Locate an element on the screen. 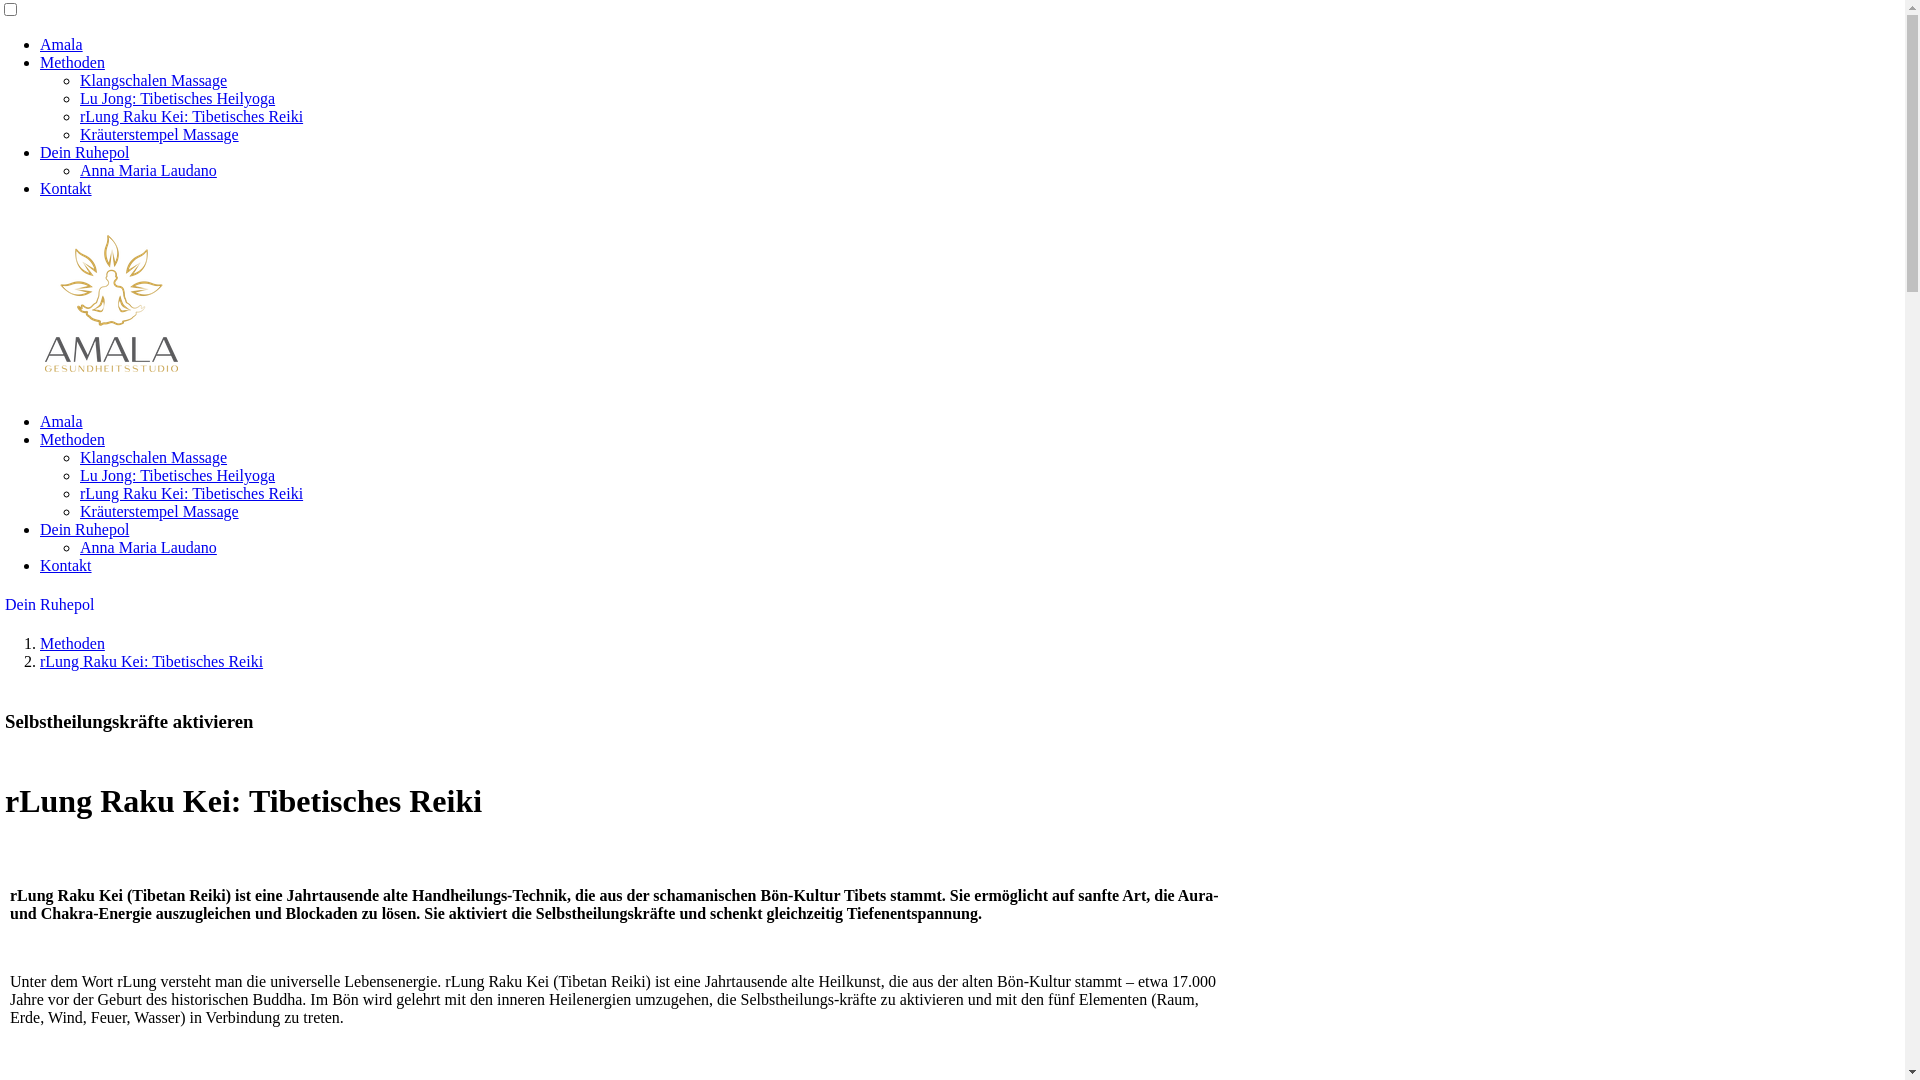 The height and width of the screenshot is (1080, 1920). 'Anna Maria Laudano' is located at coordinates (147, 547).